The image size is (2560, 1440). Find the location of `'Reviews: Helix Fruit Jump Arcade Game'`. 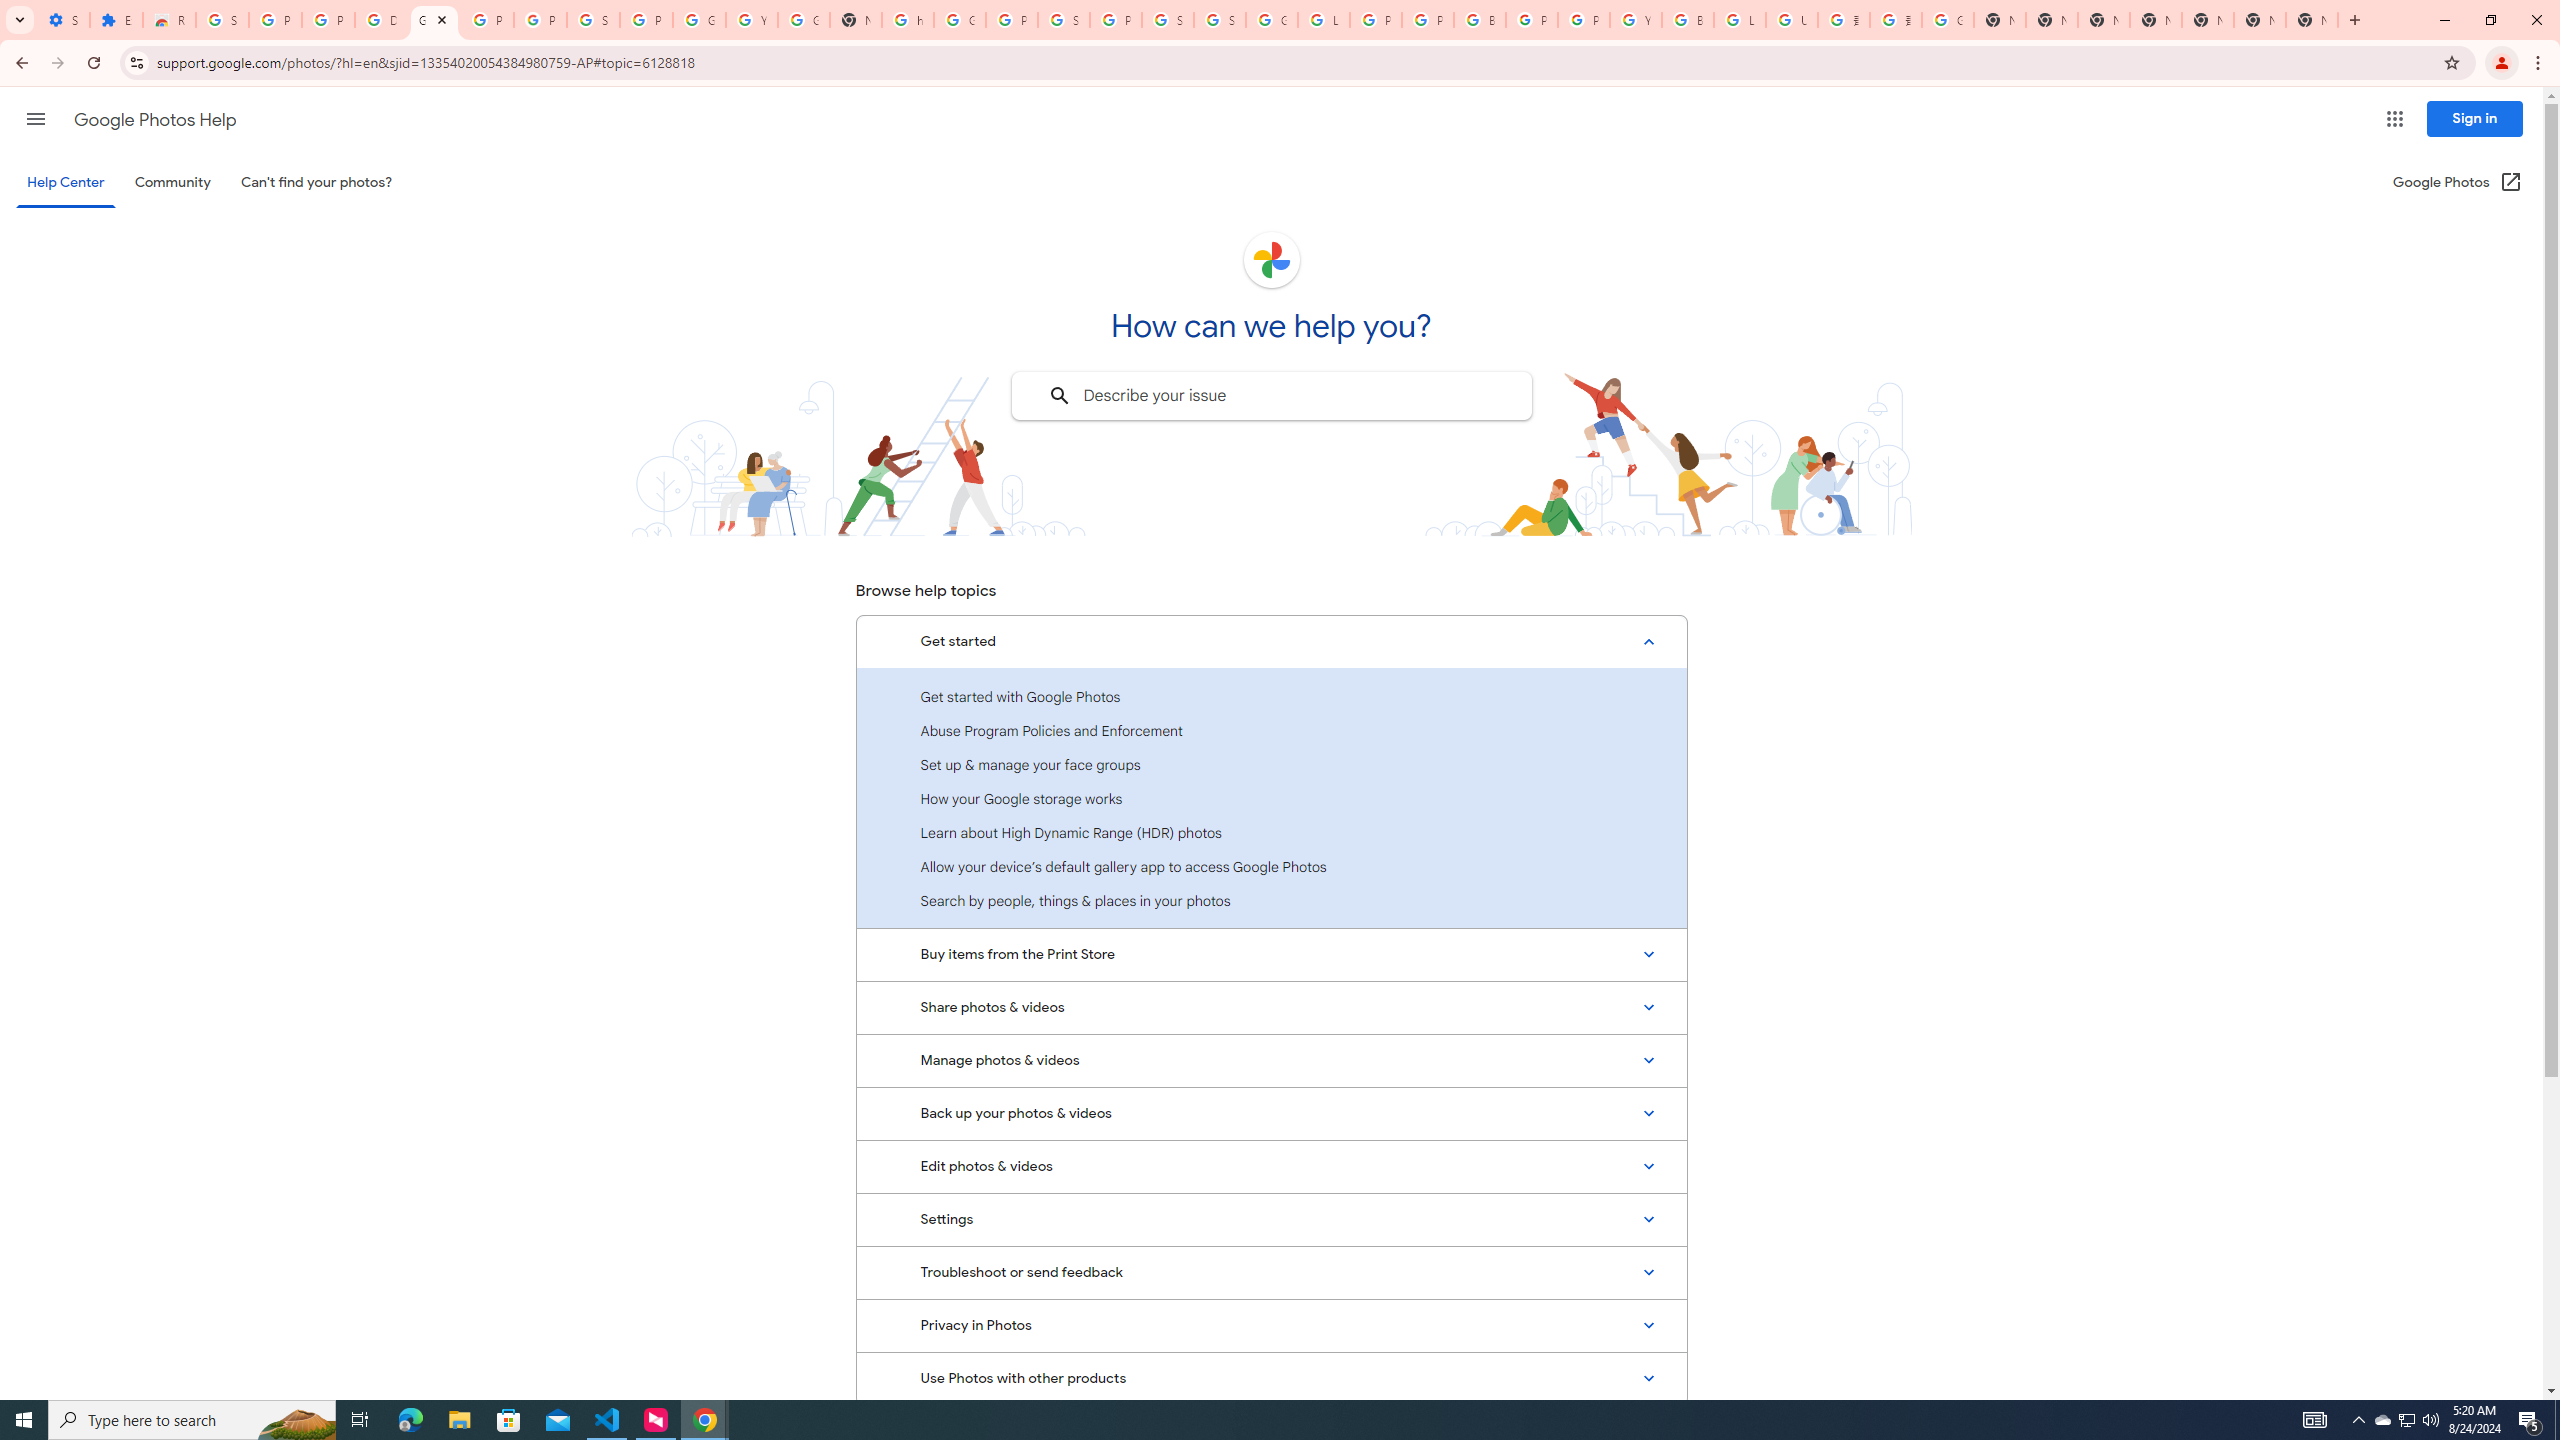

'Reviews: Helix Fruit Jump Arcade Game' is located at coordinates (167, 19).